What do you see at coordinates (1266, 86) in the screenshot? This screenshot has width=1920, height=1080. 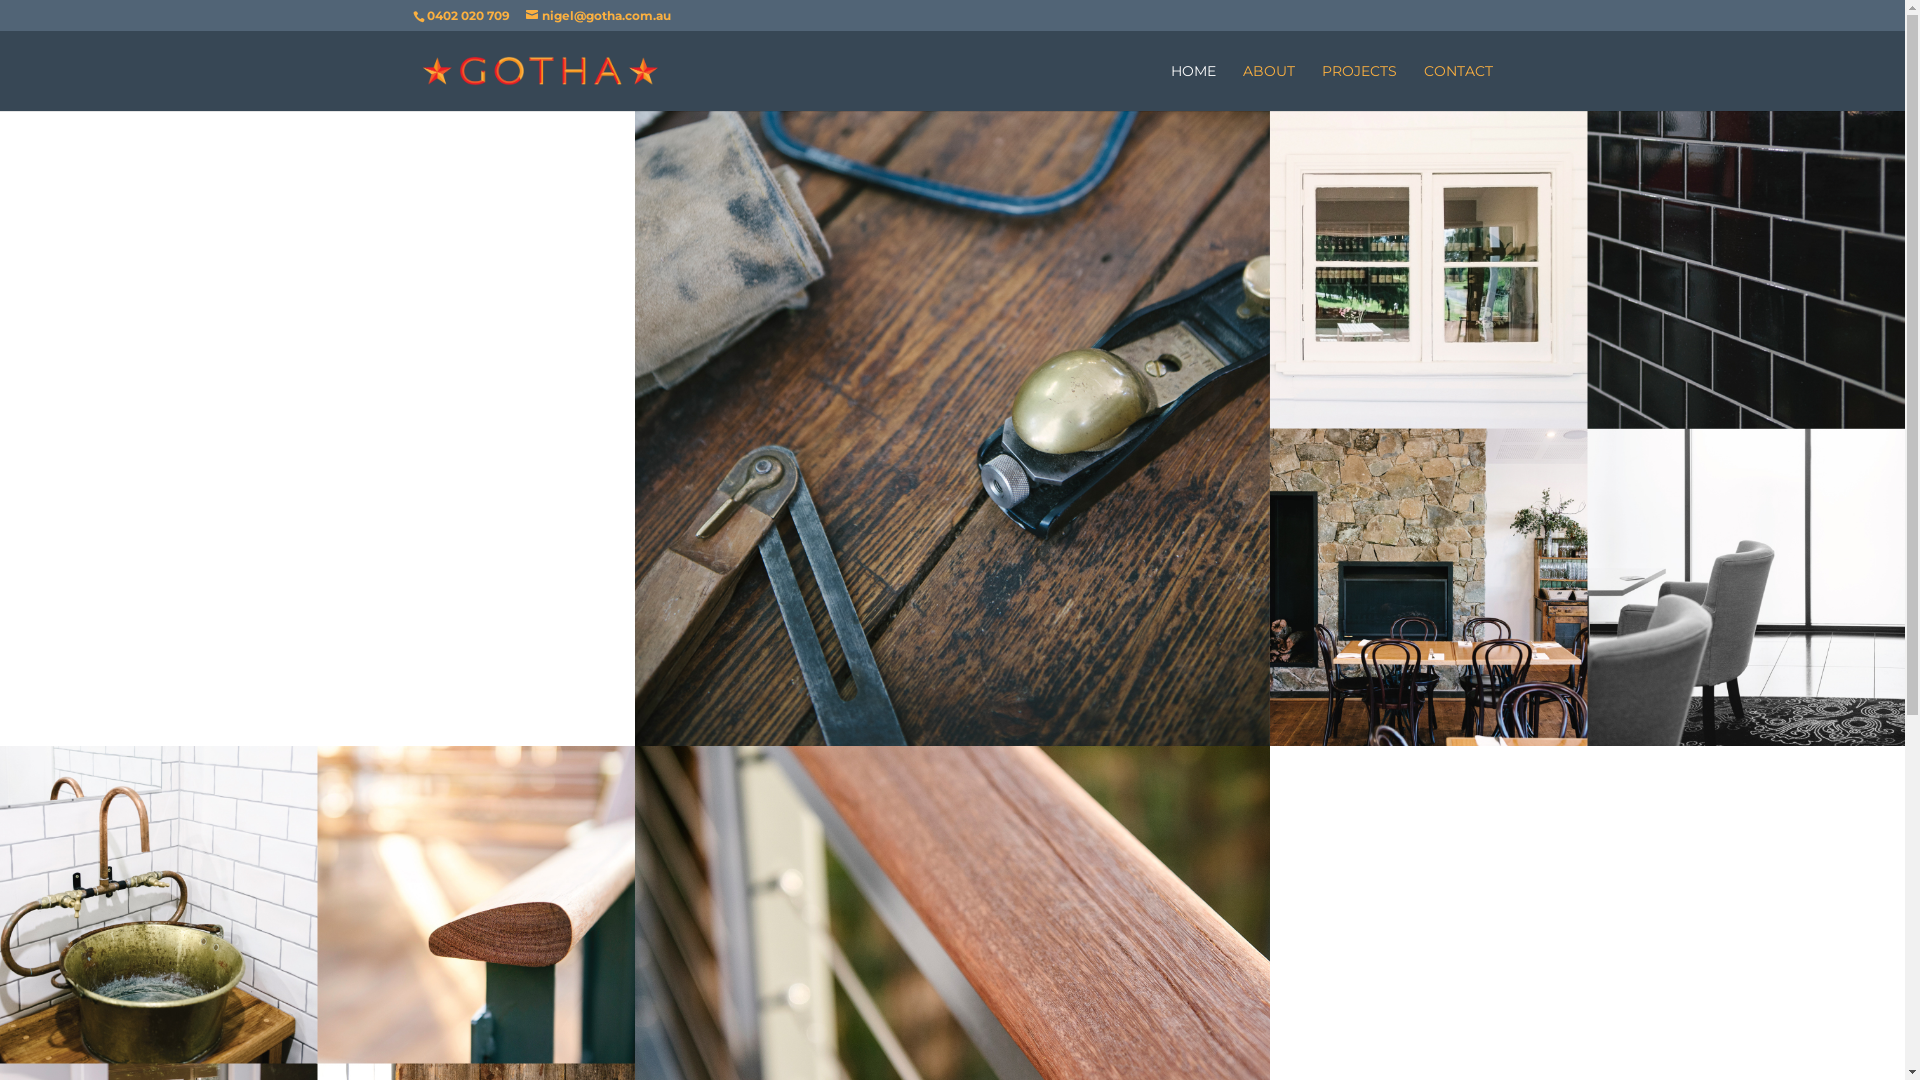 I see `'ABOUT'` at bounding box center [1266, 86].